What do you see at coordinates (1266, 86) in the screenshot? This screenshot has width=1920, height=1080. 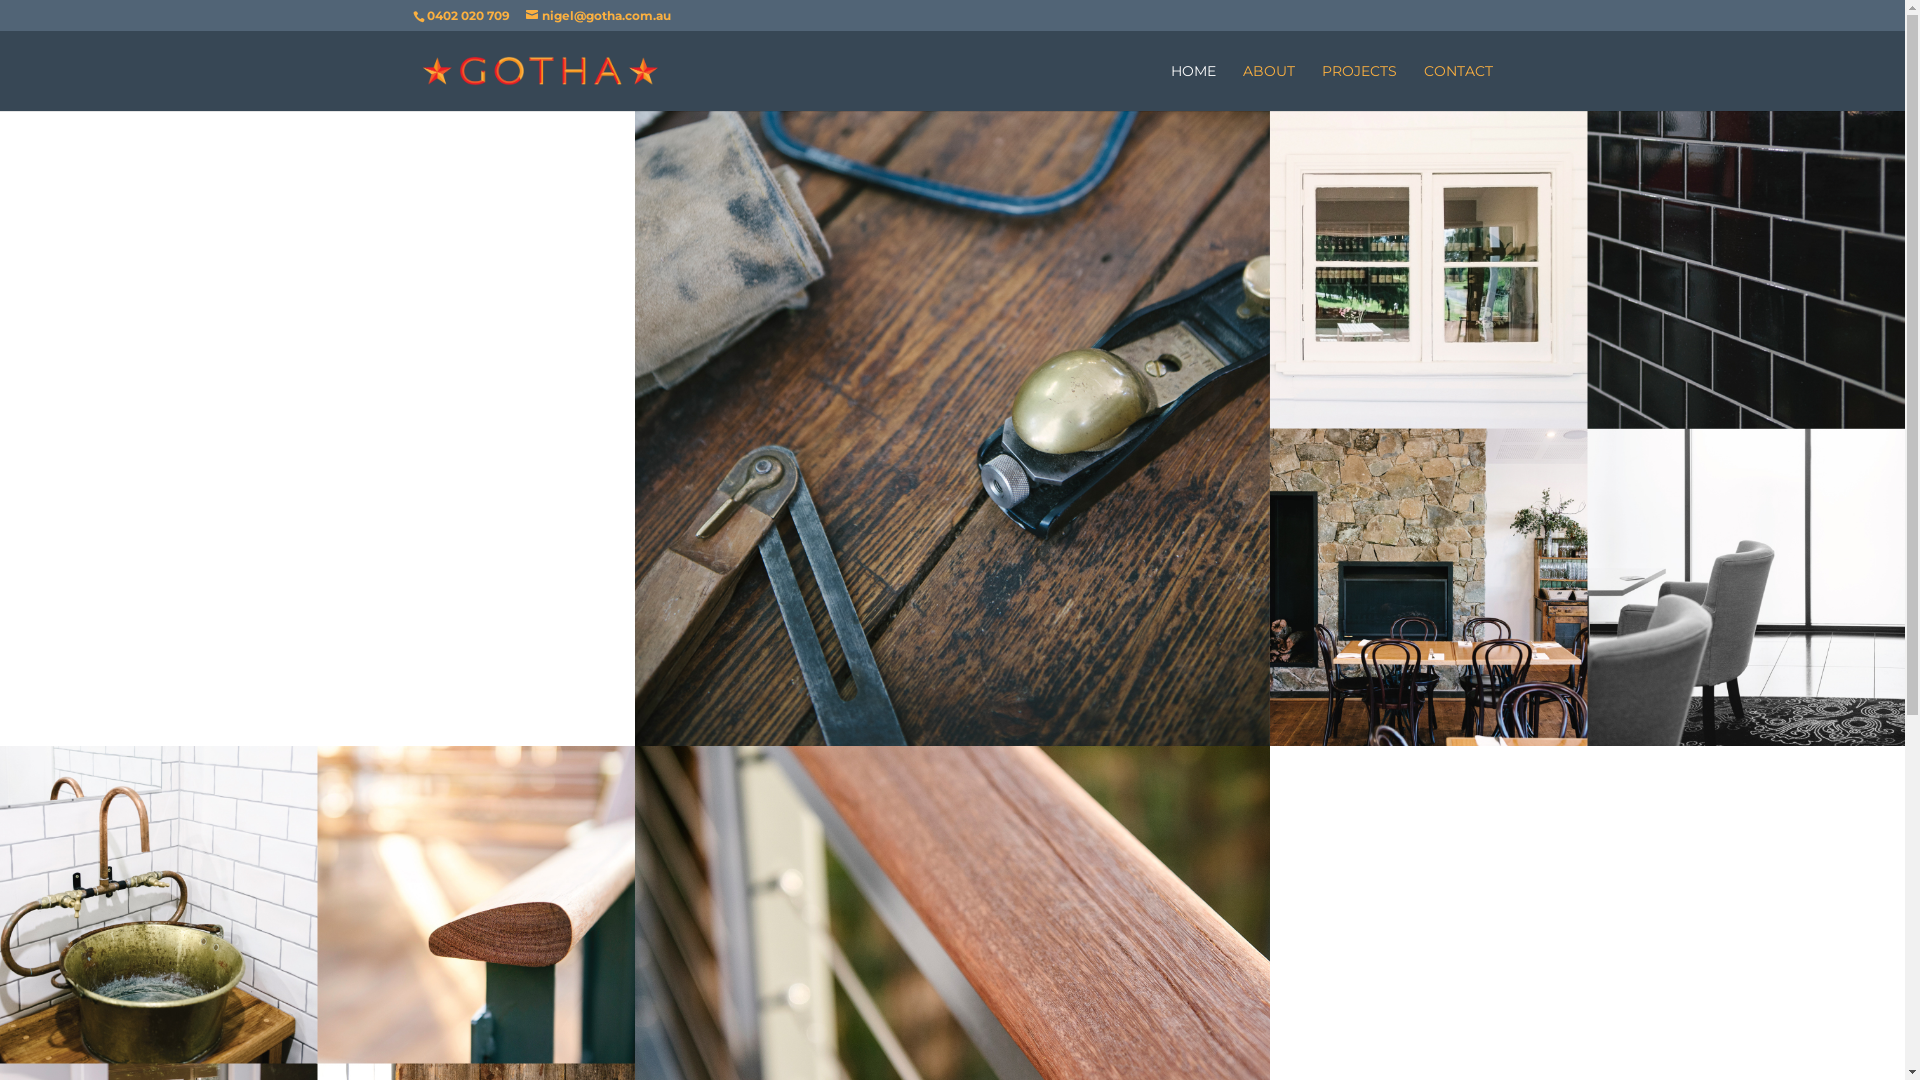 I see `'ABOUT'` at bounding box center [1266, 86].